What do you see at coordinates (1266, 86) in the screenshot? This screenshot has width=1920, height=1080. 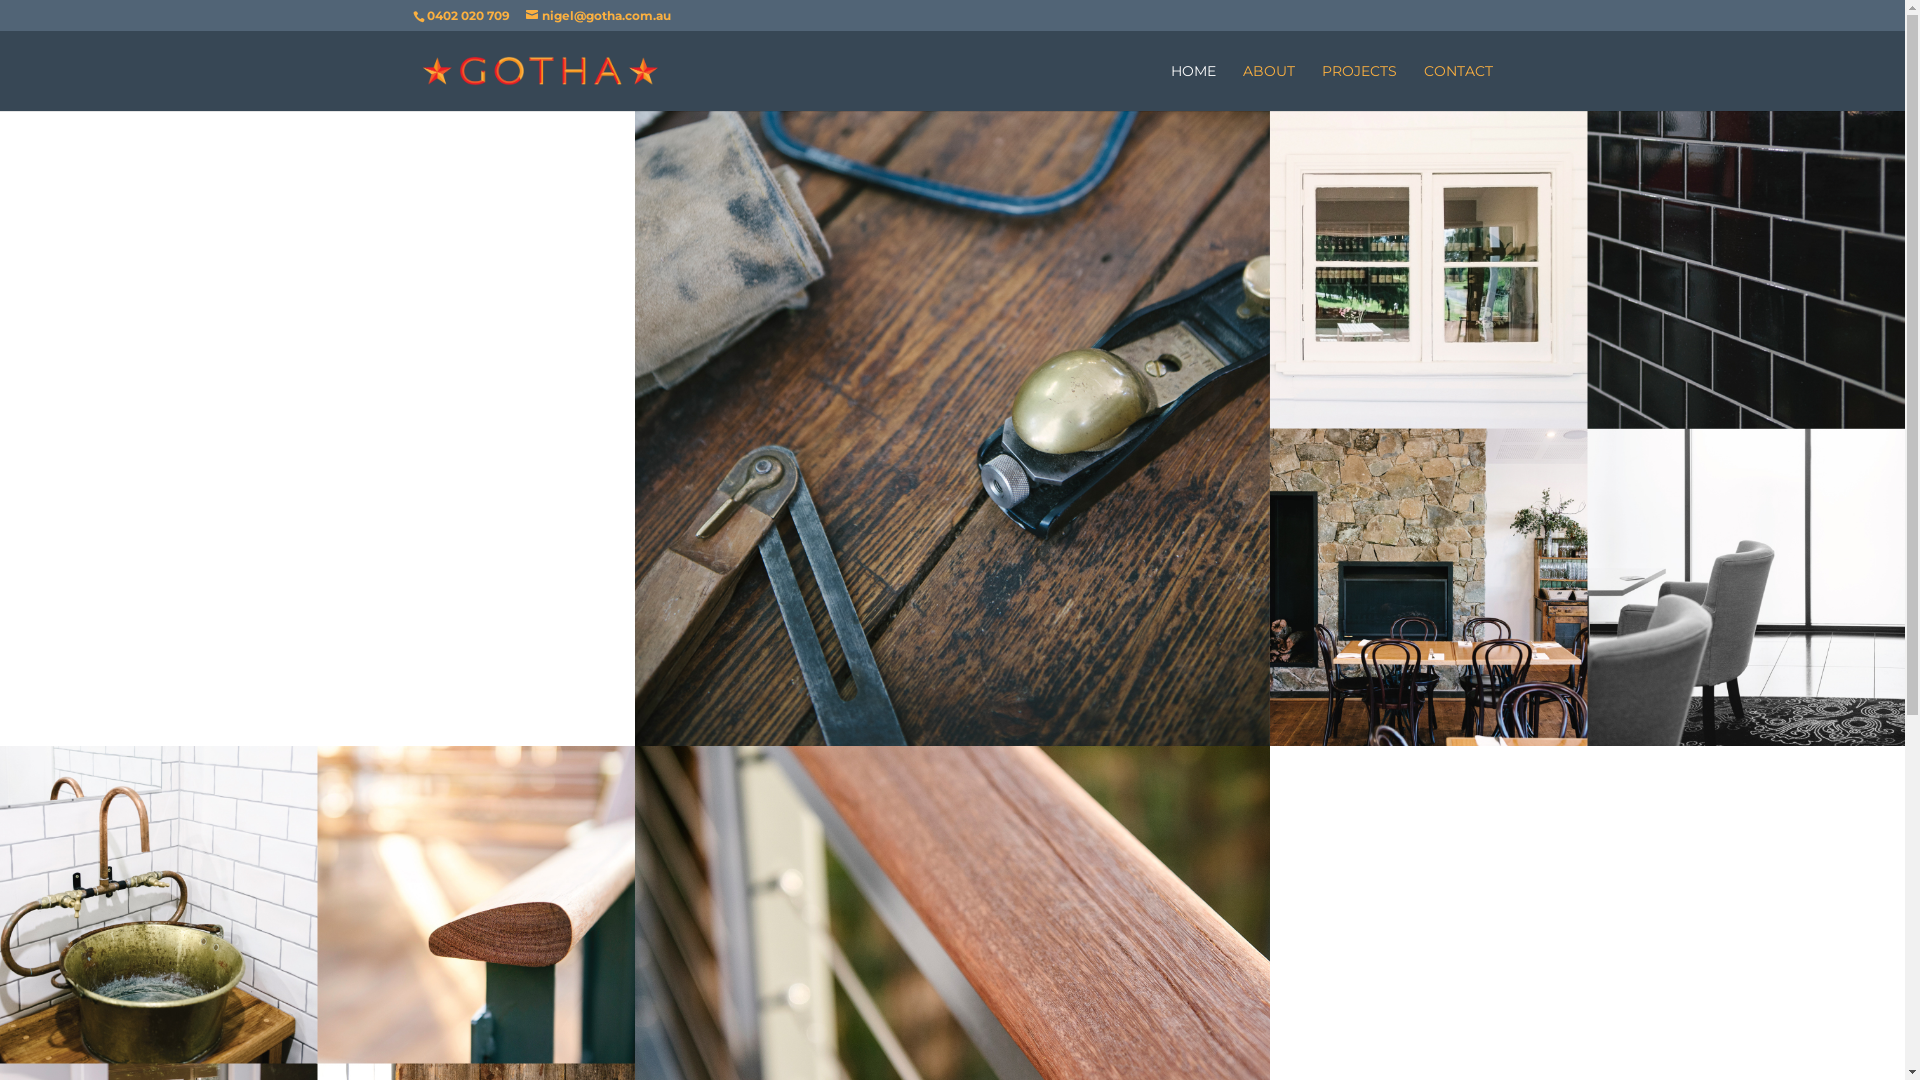 I see `'ABOUT'` at bounding box center [1266, 86].